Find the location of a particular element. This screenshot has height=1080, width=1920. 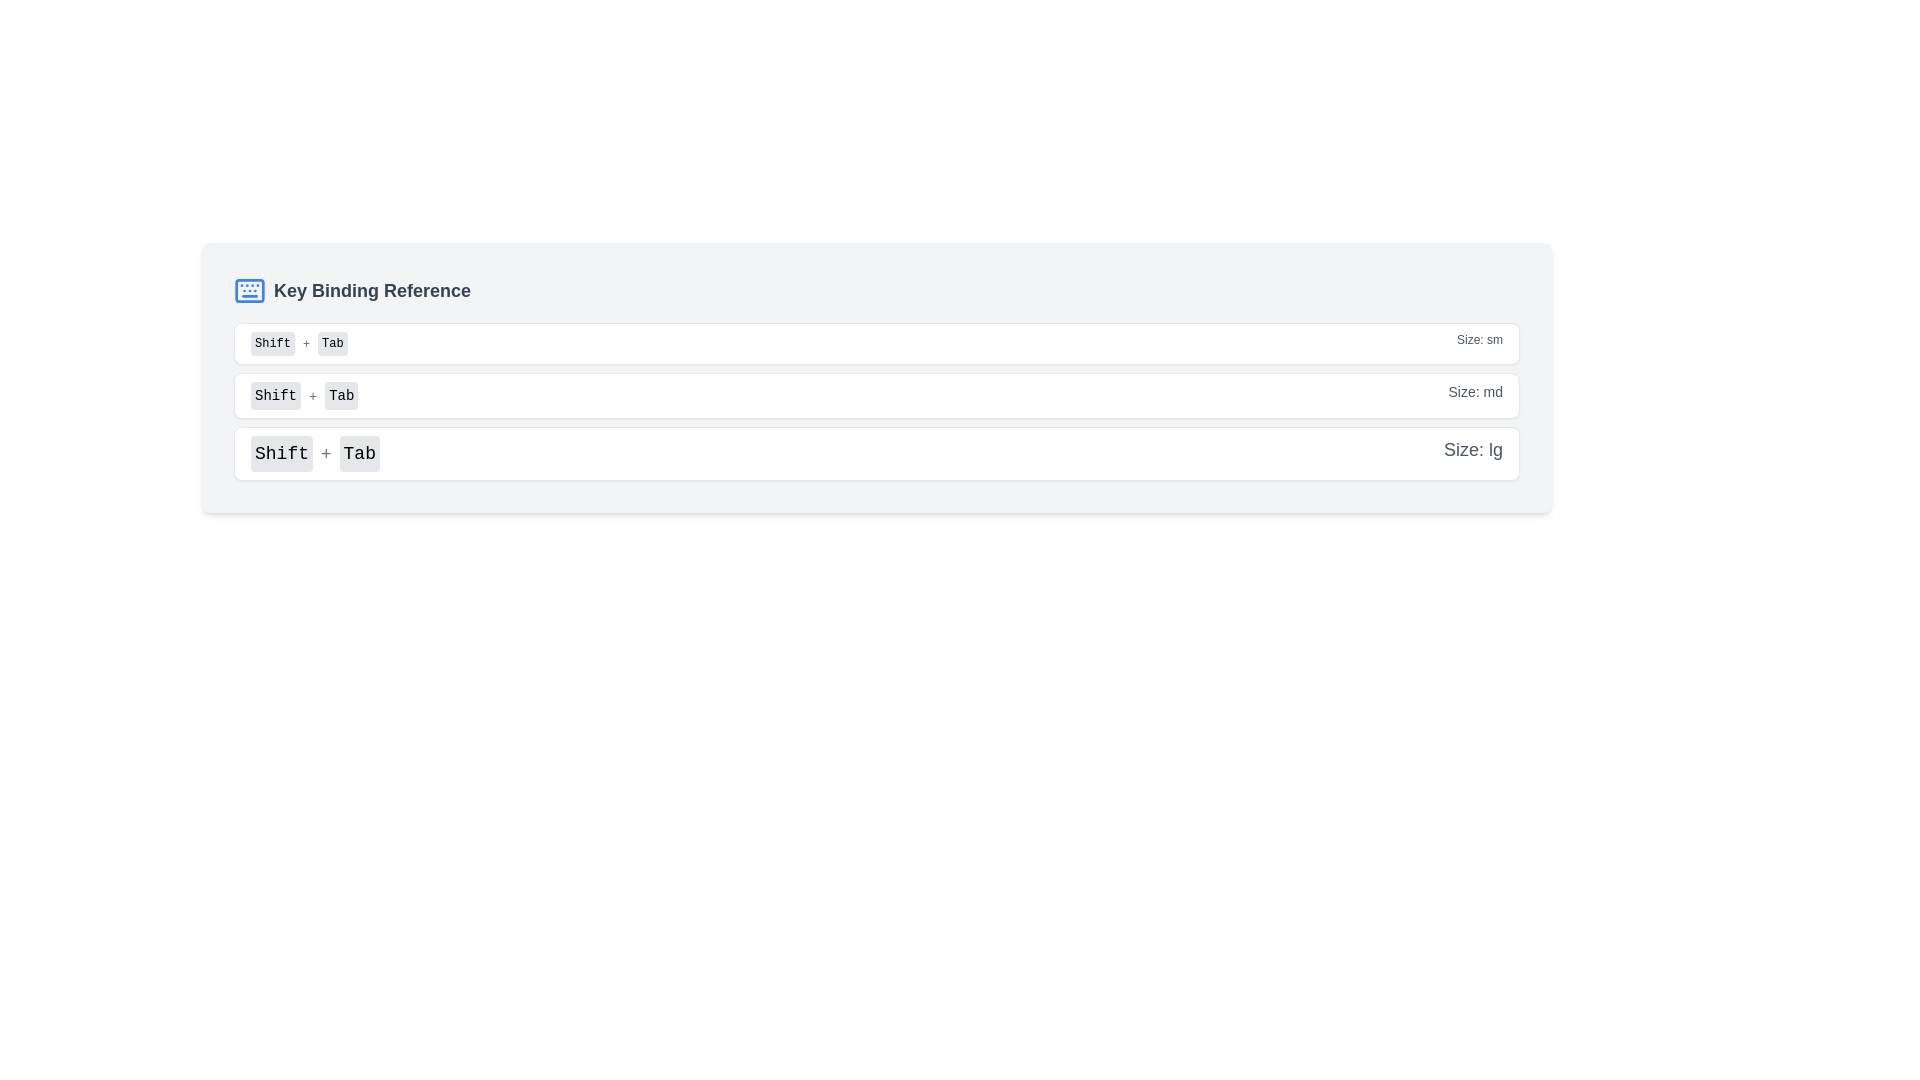

the topmost informational row displaying the keybinding reference 'Shift + Tab' and size descriptor 'Size: sm', which is located above the rows labeled 'Size: md' and 'Size: lg' is located at coordinates (877, 342).